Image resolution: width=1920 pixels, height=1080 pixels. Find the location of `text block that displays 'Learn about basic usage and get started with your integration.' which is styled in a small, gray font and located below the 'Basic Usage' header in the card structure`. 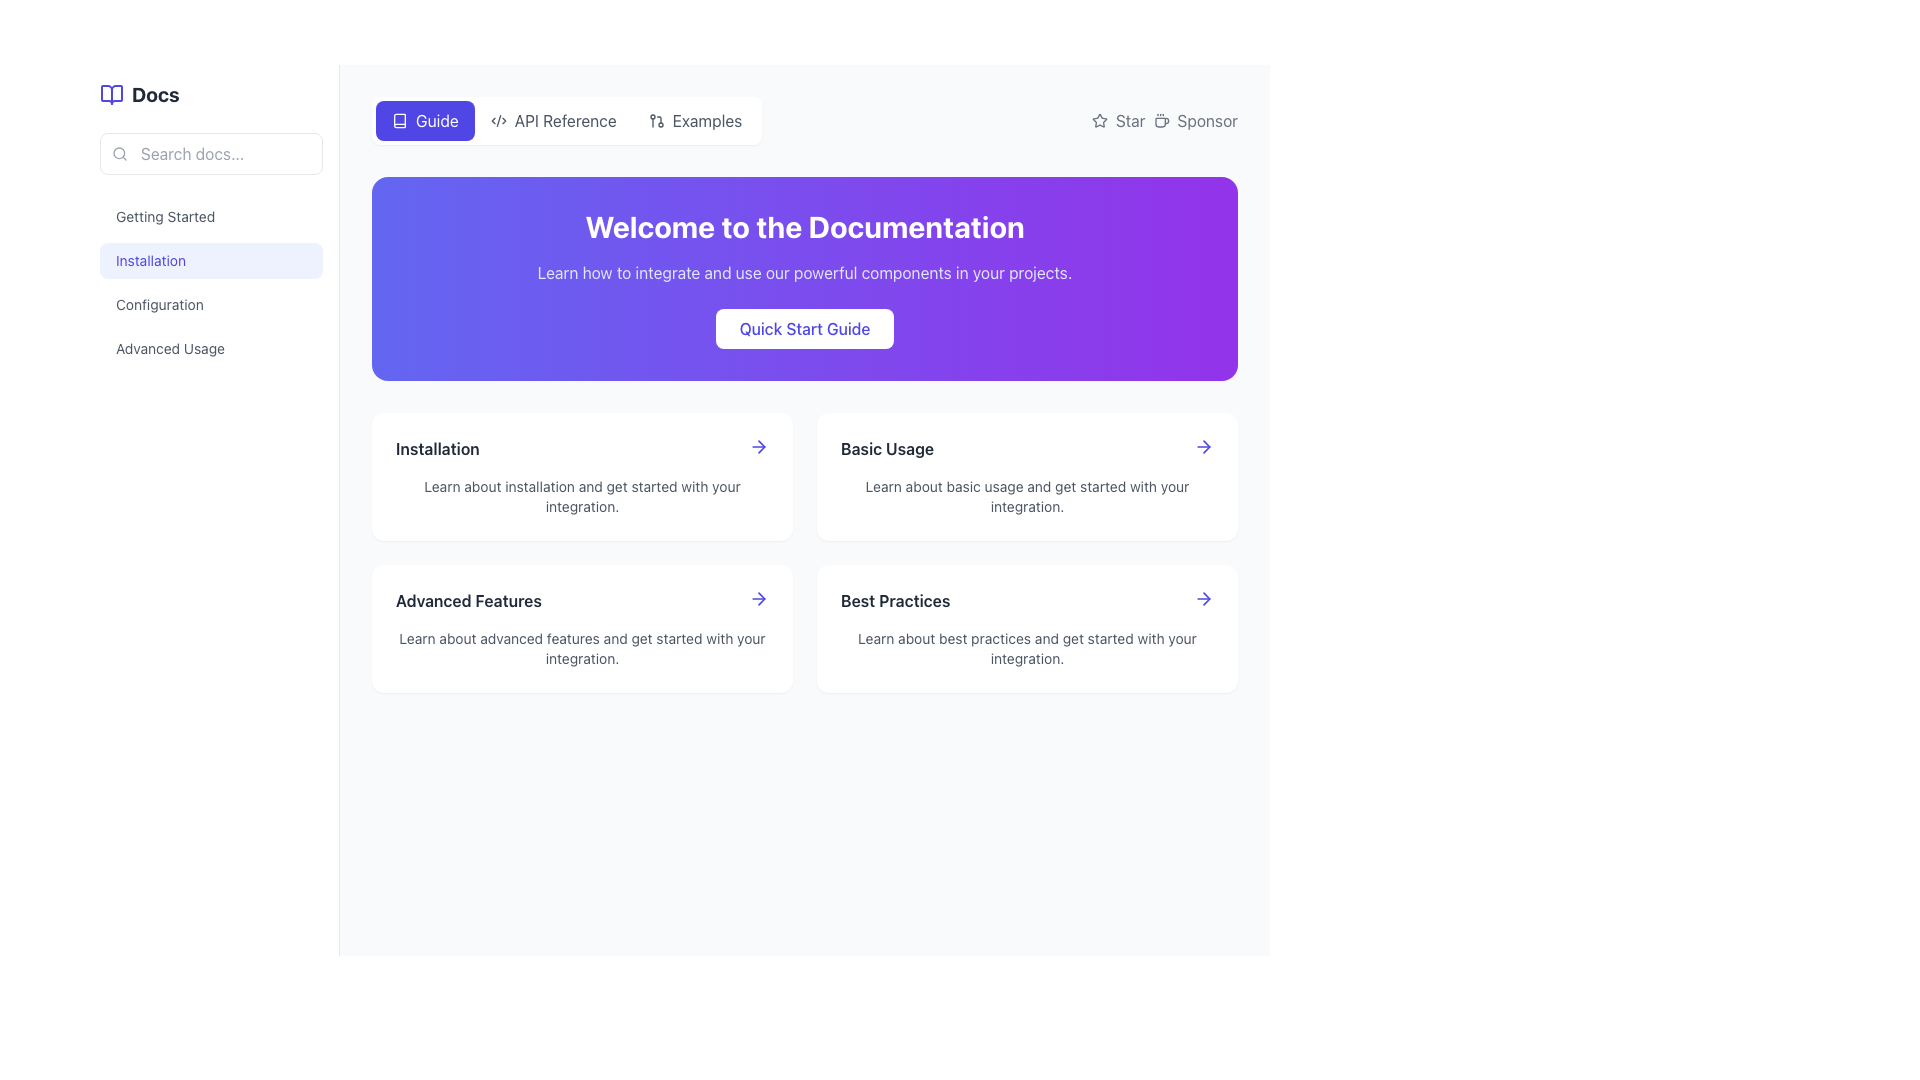

text block that displays 'Learn about basic usage and get started with your integration.' which is styled in a small, gray font and located below the 'Basic Usage' header in the card structure is located at coordinates (1027, 496).